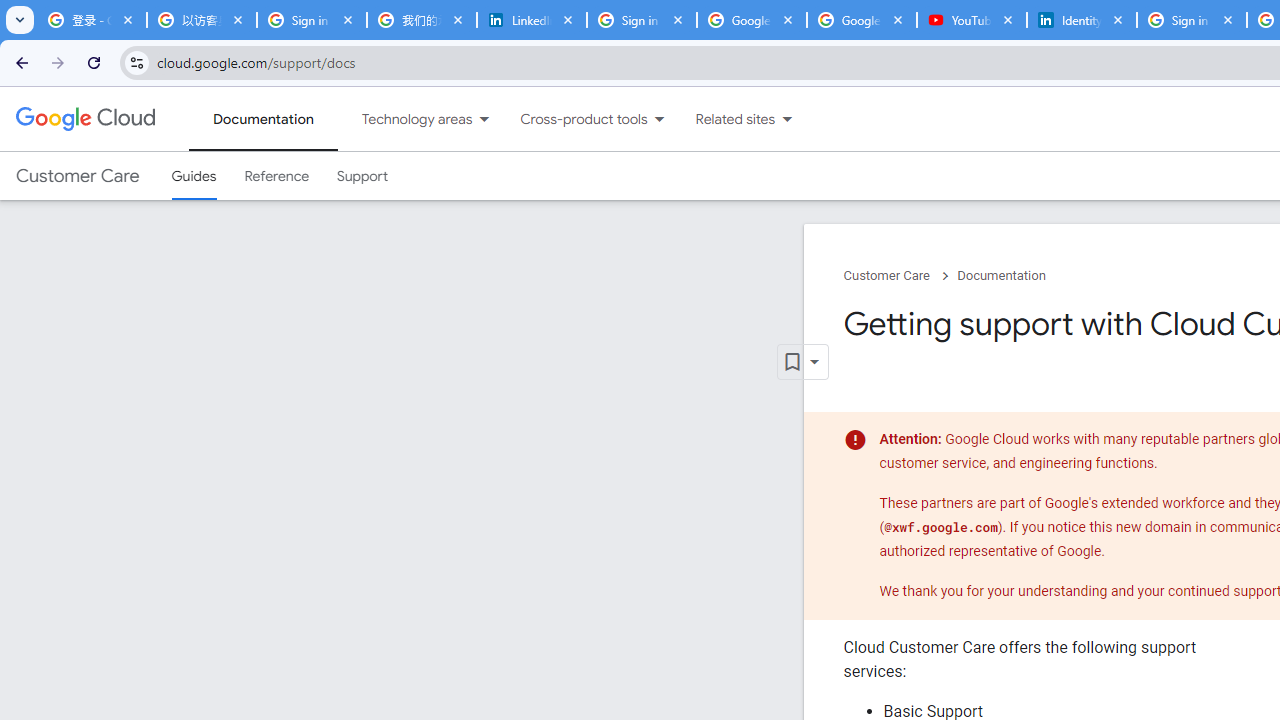  Describe the element at coordinates (84, 119) in the screenshot. I see `'Google Cloud'` at that location.